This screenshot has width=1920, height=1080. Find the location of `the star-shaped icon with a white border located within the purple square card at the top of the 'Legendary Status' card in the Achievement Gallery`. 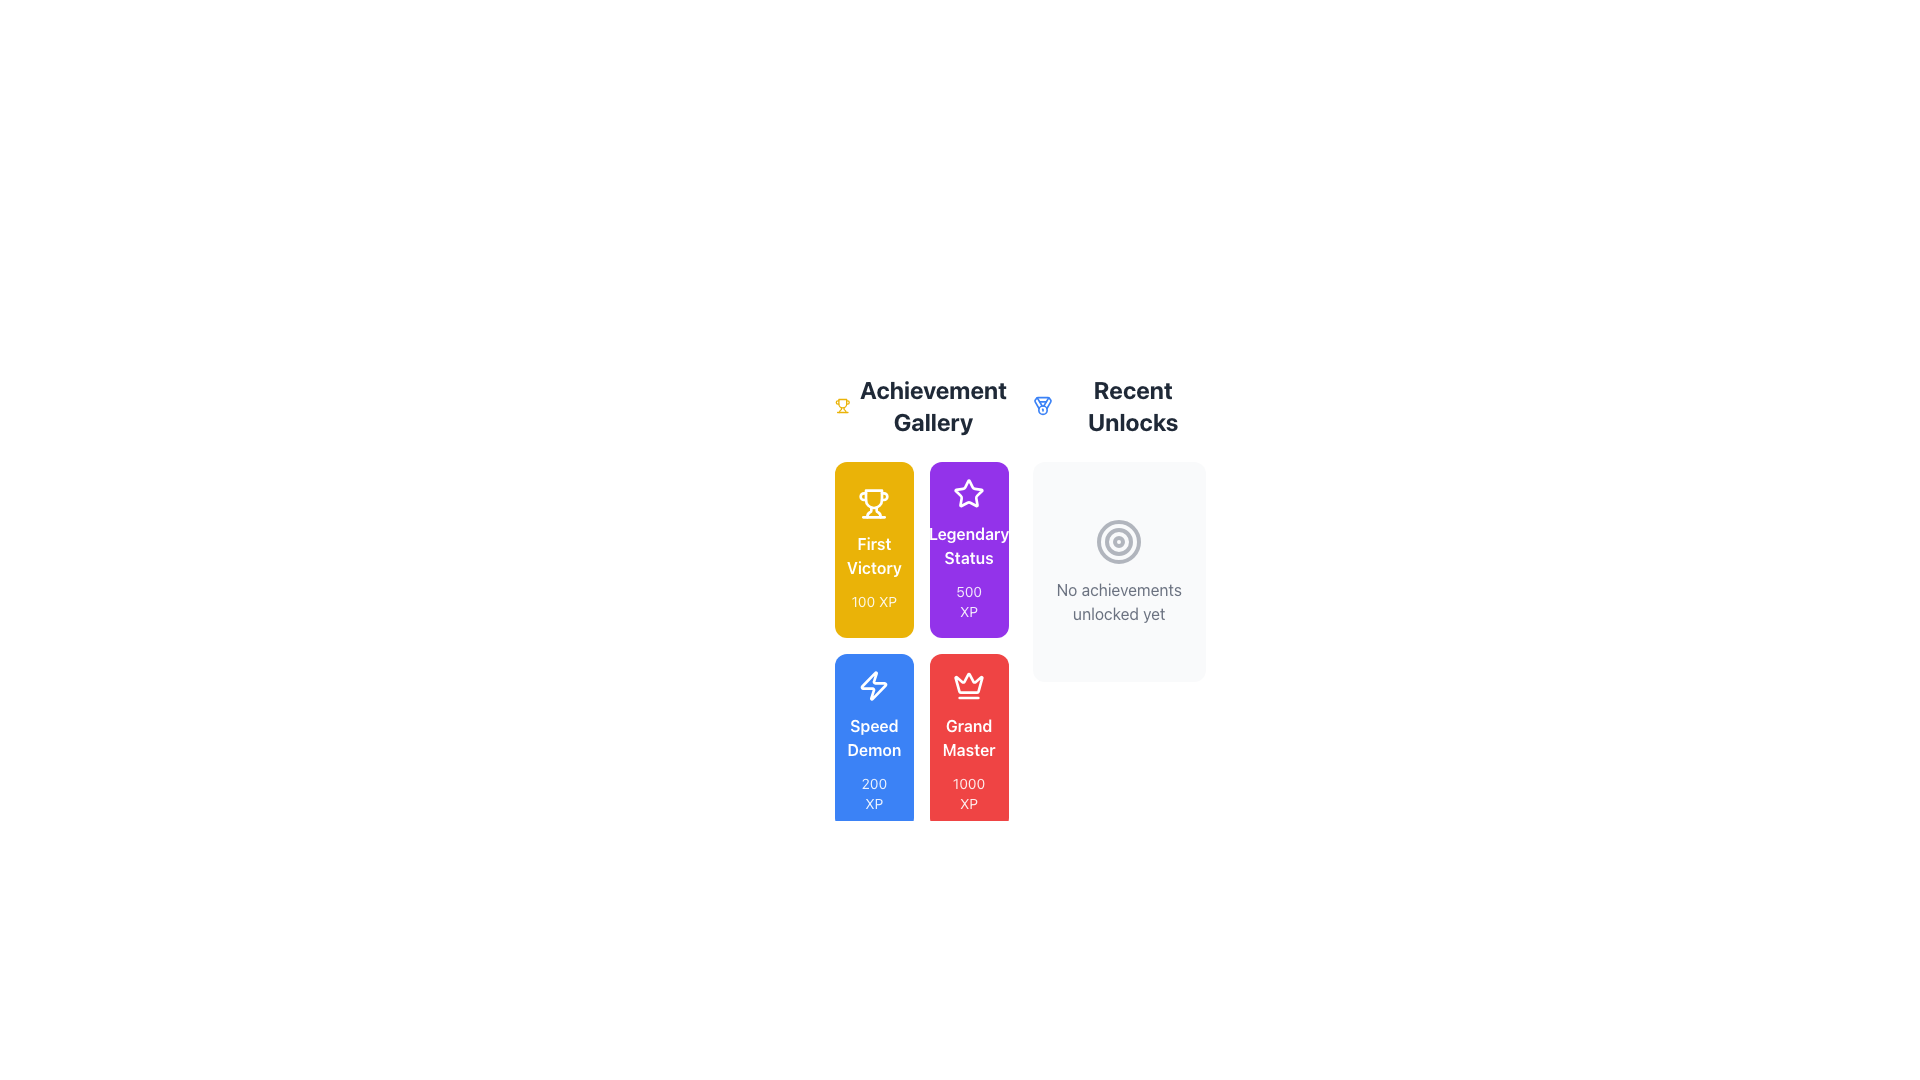

the star-shaped icon with a white border located within the purple square card at the top of the 'Legendary Status' card in the Achievement Gallery is located at coordinates (969, 493).